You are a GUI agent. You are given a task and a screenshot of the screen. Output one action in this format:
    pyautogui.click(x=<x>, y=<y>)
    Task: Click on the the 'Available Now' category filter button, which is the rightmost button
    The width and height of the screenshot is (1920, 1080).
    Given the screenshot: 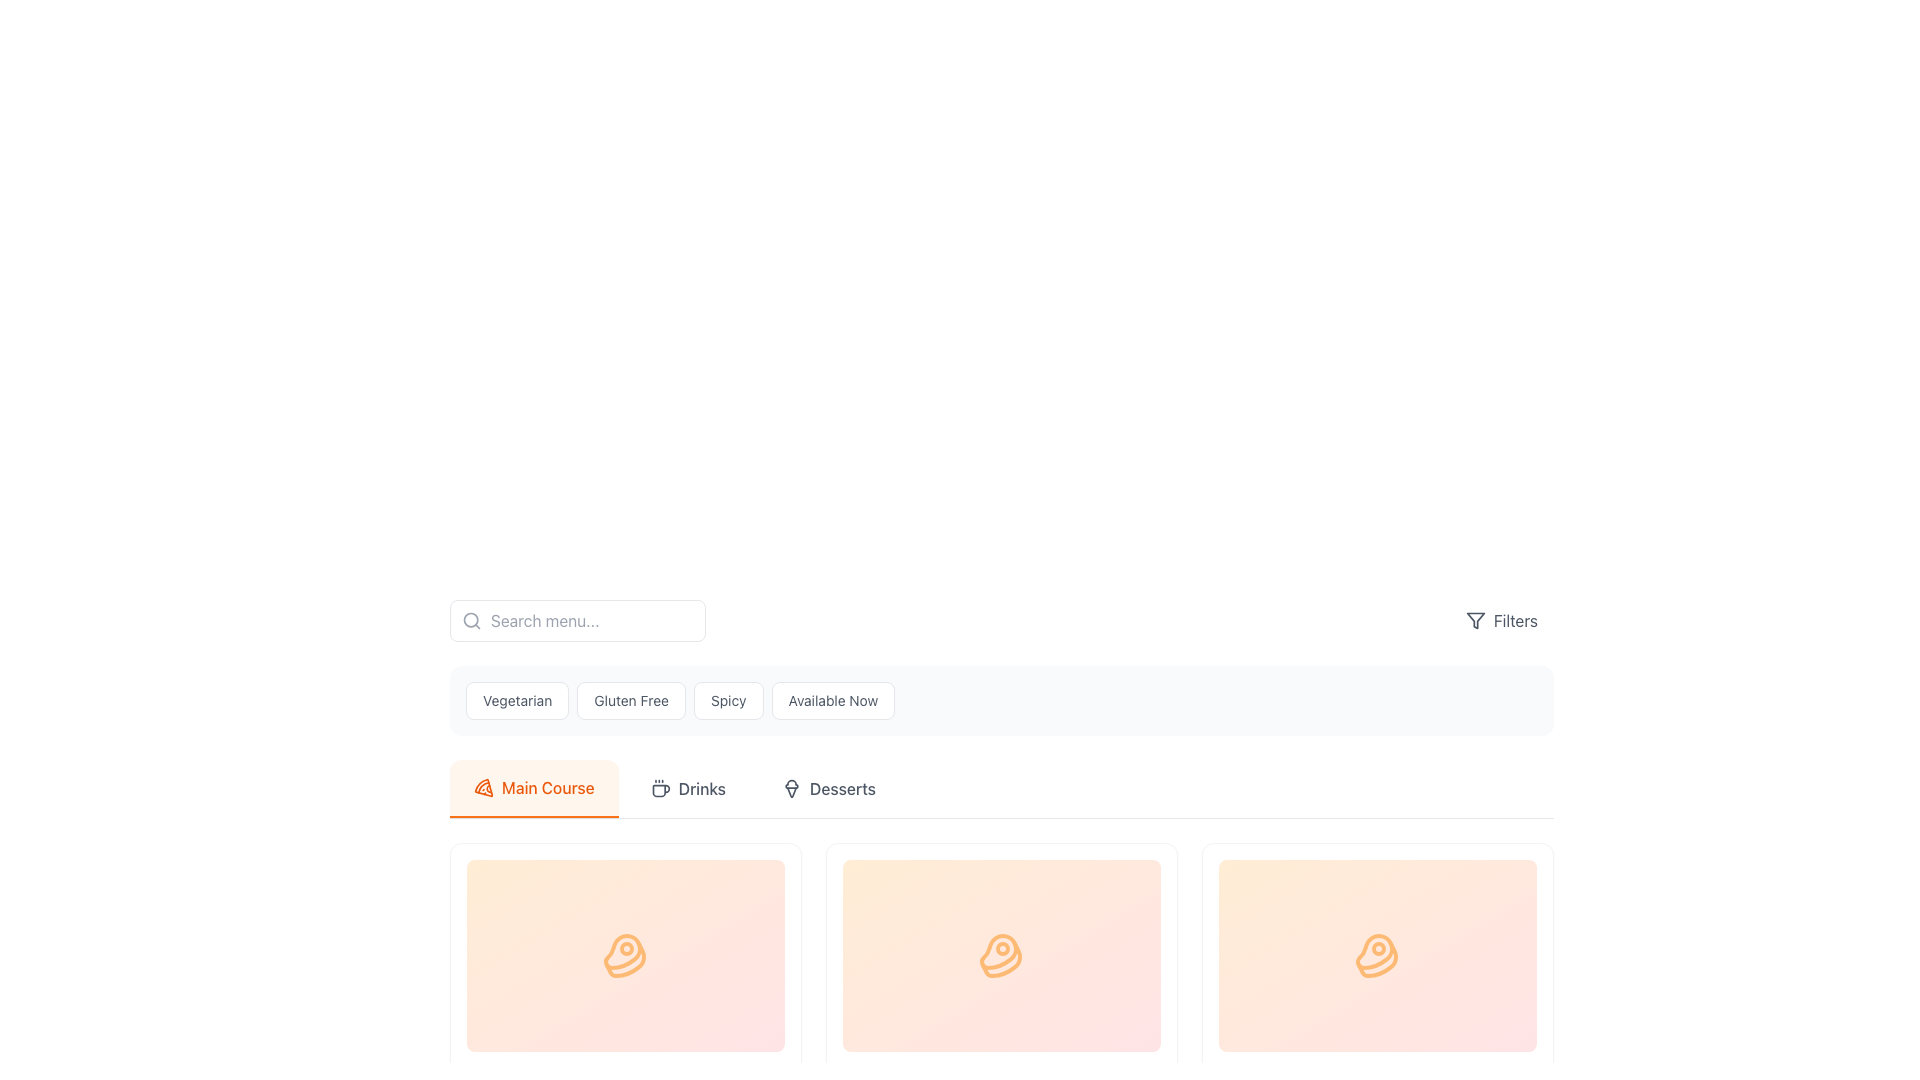 What is the action you would take?
    pyautogui.click(x=833, y=700)
    